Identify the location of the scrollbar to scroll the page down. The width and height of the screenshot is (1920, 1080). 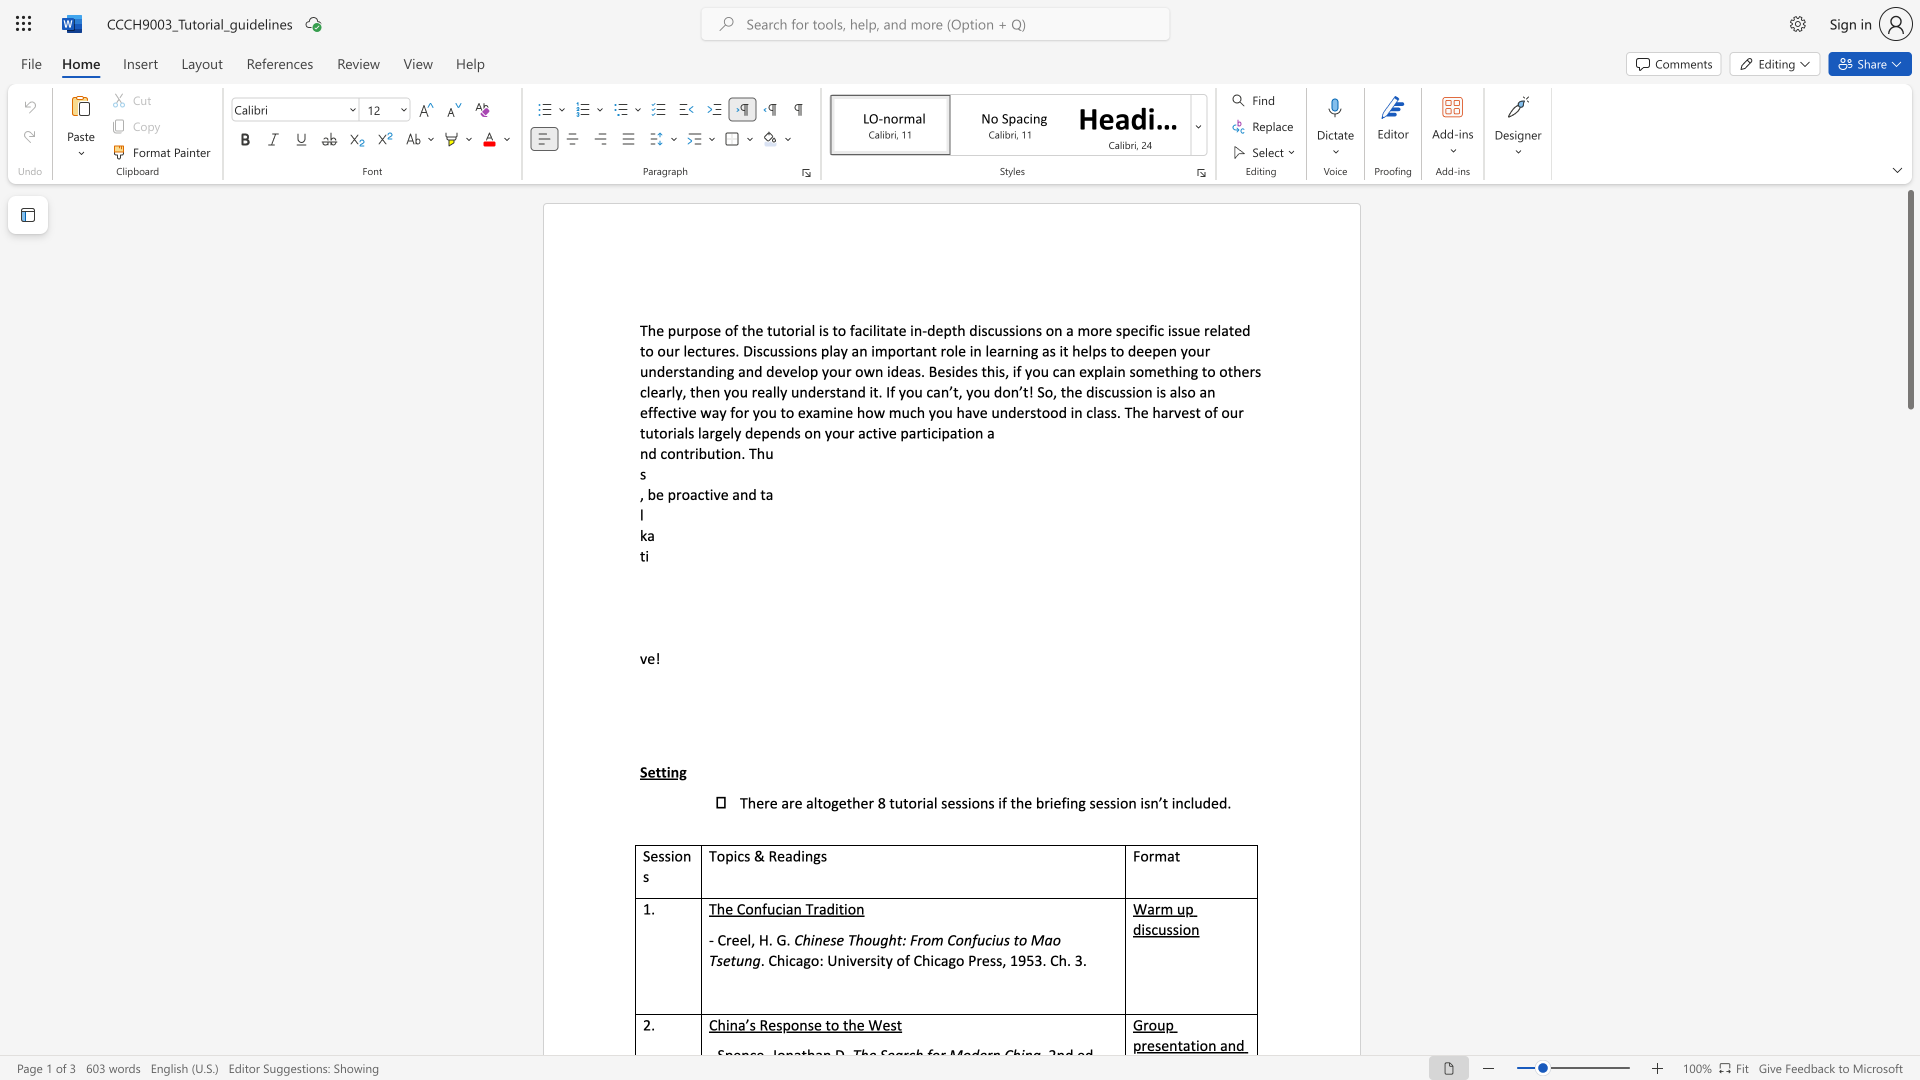
(1909, 859).